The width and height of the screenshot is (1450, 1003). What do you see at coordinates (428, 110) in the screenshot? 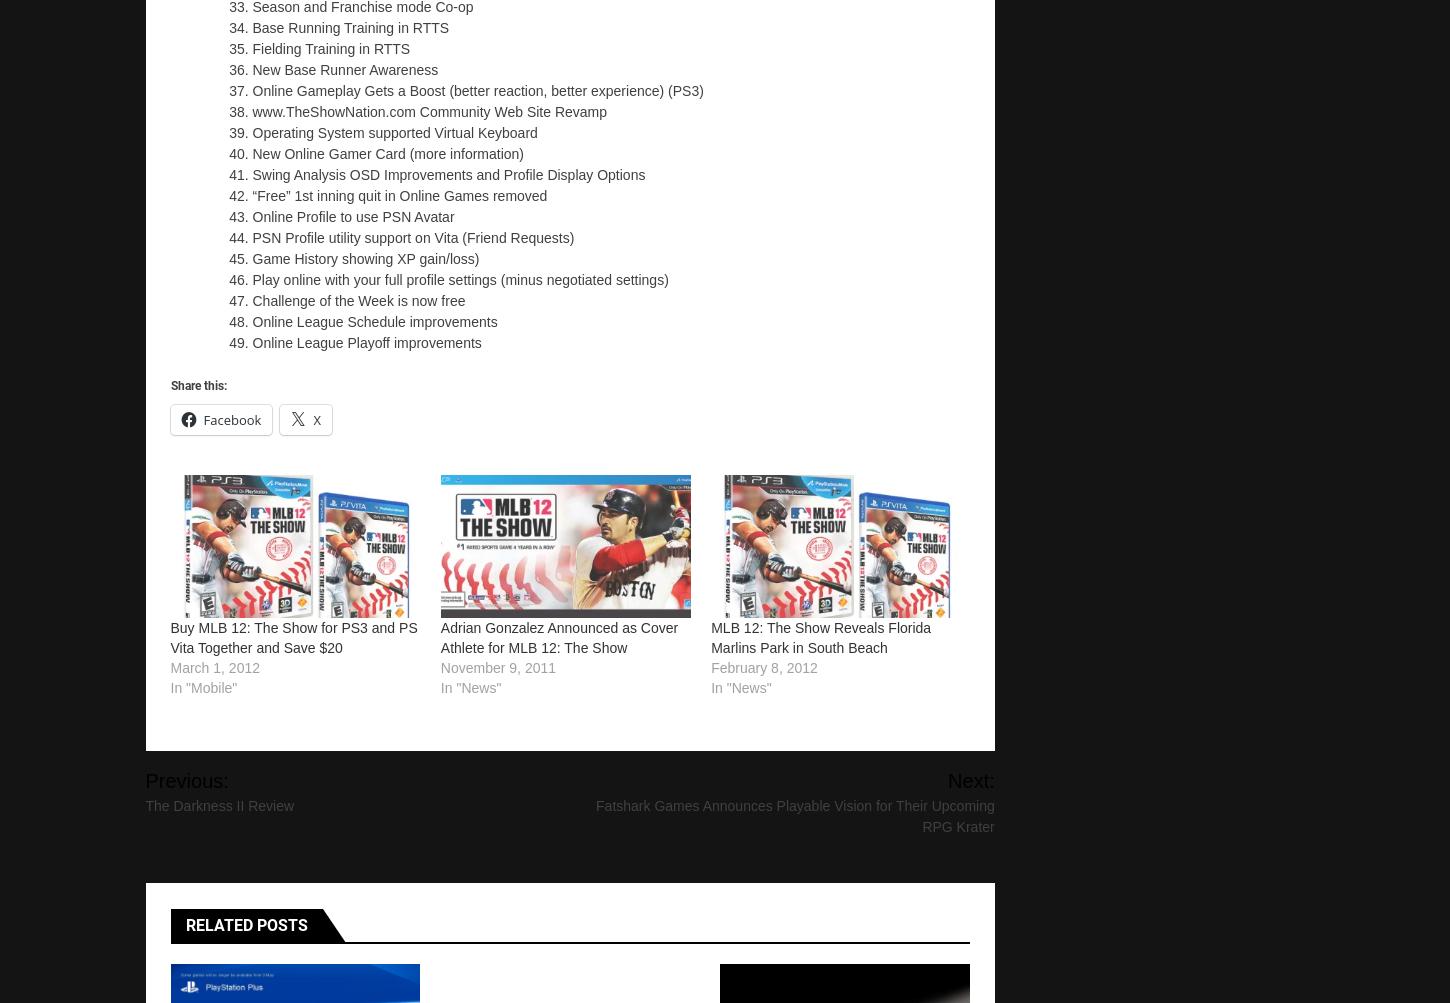
I see `'www.TheShowNation.com Community Web Site Revamp'` at bounding box center [428, 110].